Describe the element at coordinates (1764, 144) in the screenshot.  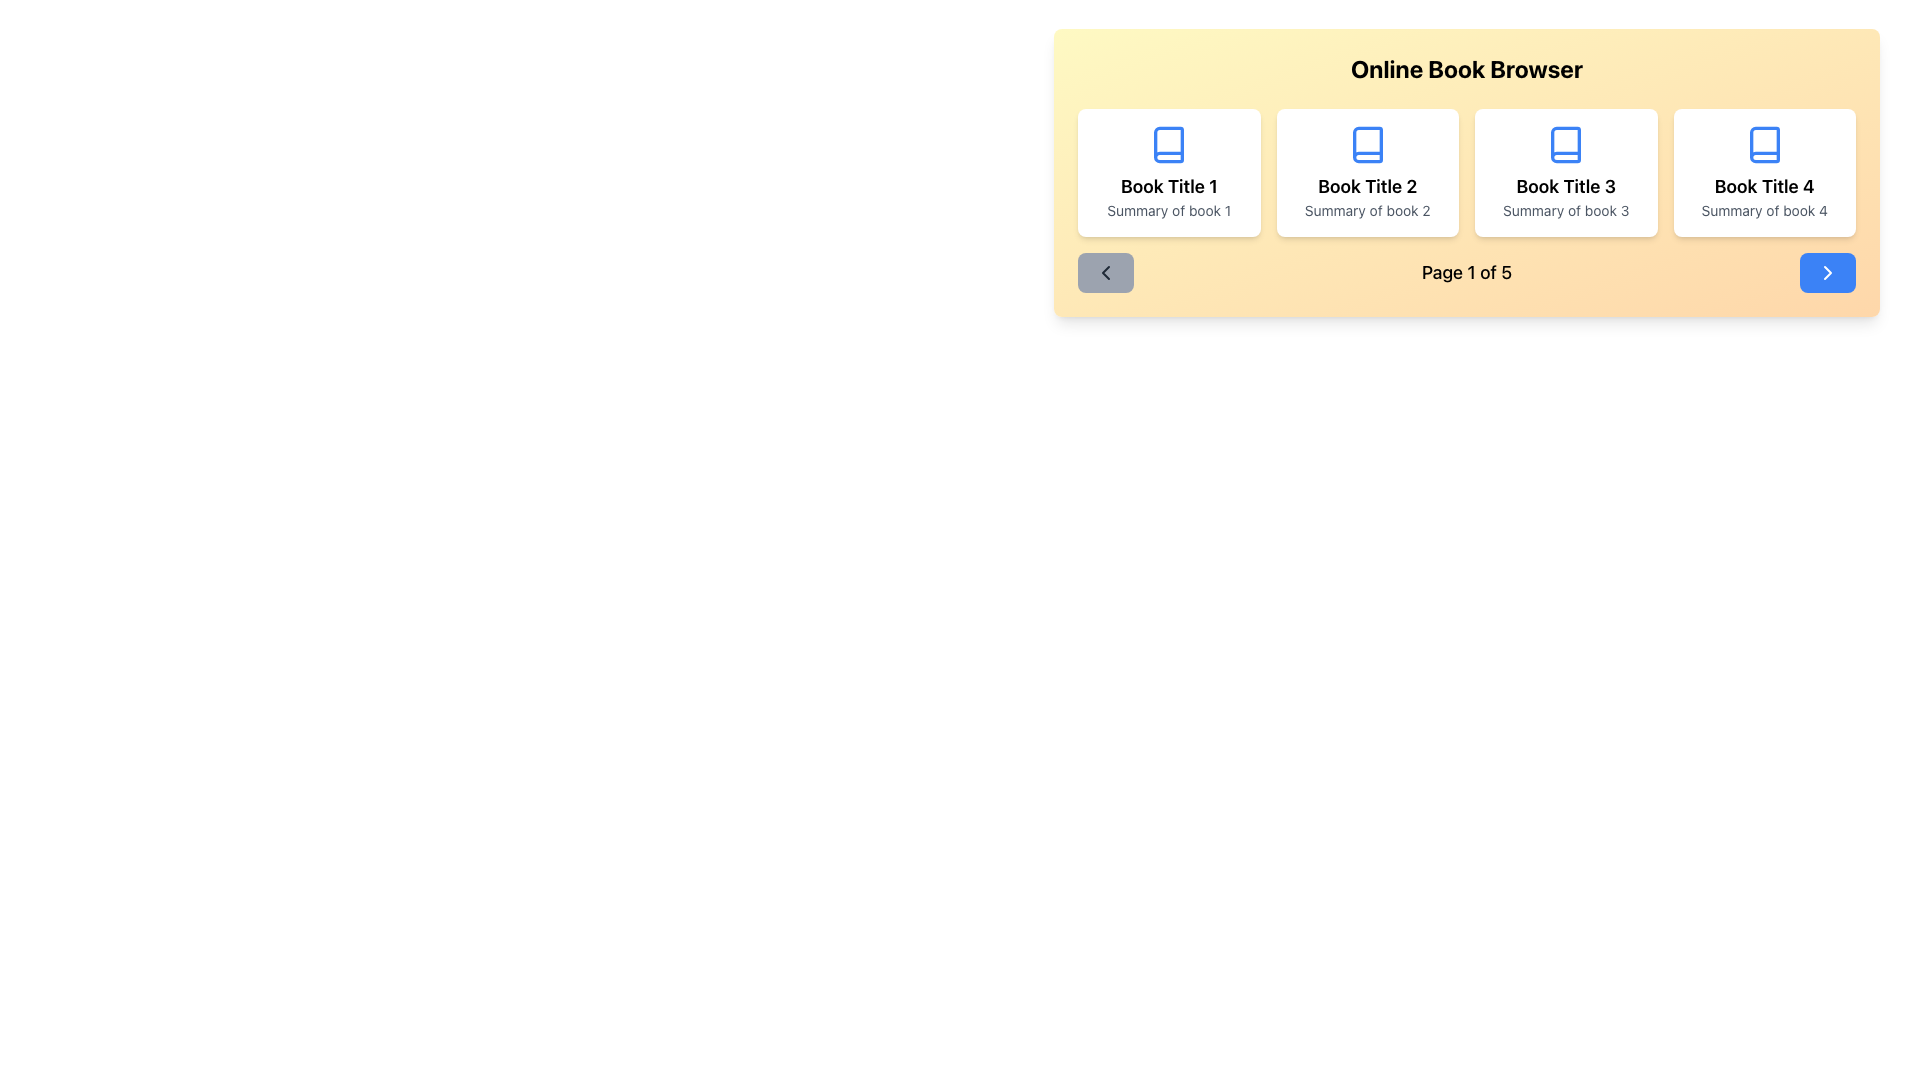
I see `the illustrative icon located at the top of the fourth card from the left in a horizontally aligned grid of cards, which represents a book item in a browser or catalog interface` at that location.